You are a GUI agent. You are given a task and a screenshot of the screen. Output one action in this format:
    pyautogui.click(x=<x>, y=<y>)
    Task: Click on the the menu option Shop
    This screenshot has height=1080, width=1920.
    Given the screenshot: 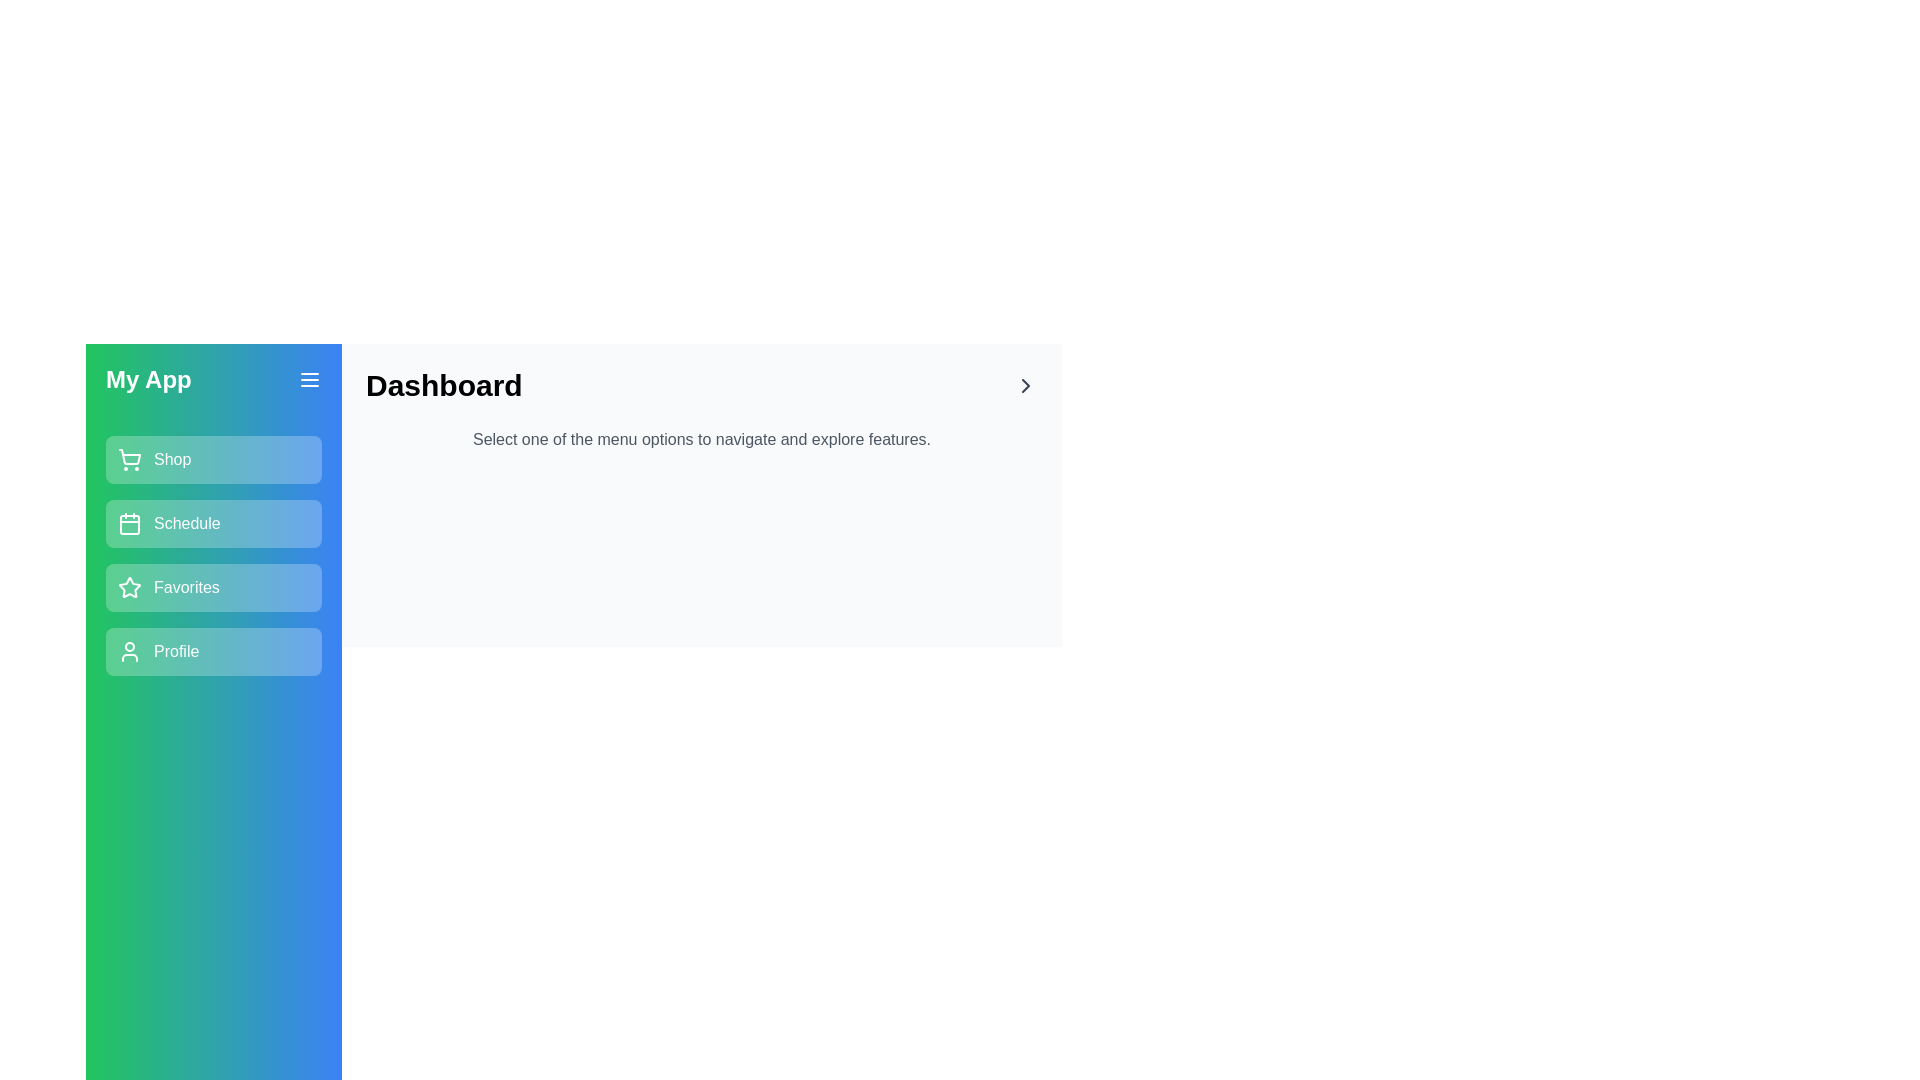 What is the action you would take?
    pyautogui.click(x=214, y=459)
    